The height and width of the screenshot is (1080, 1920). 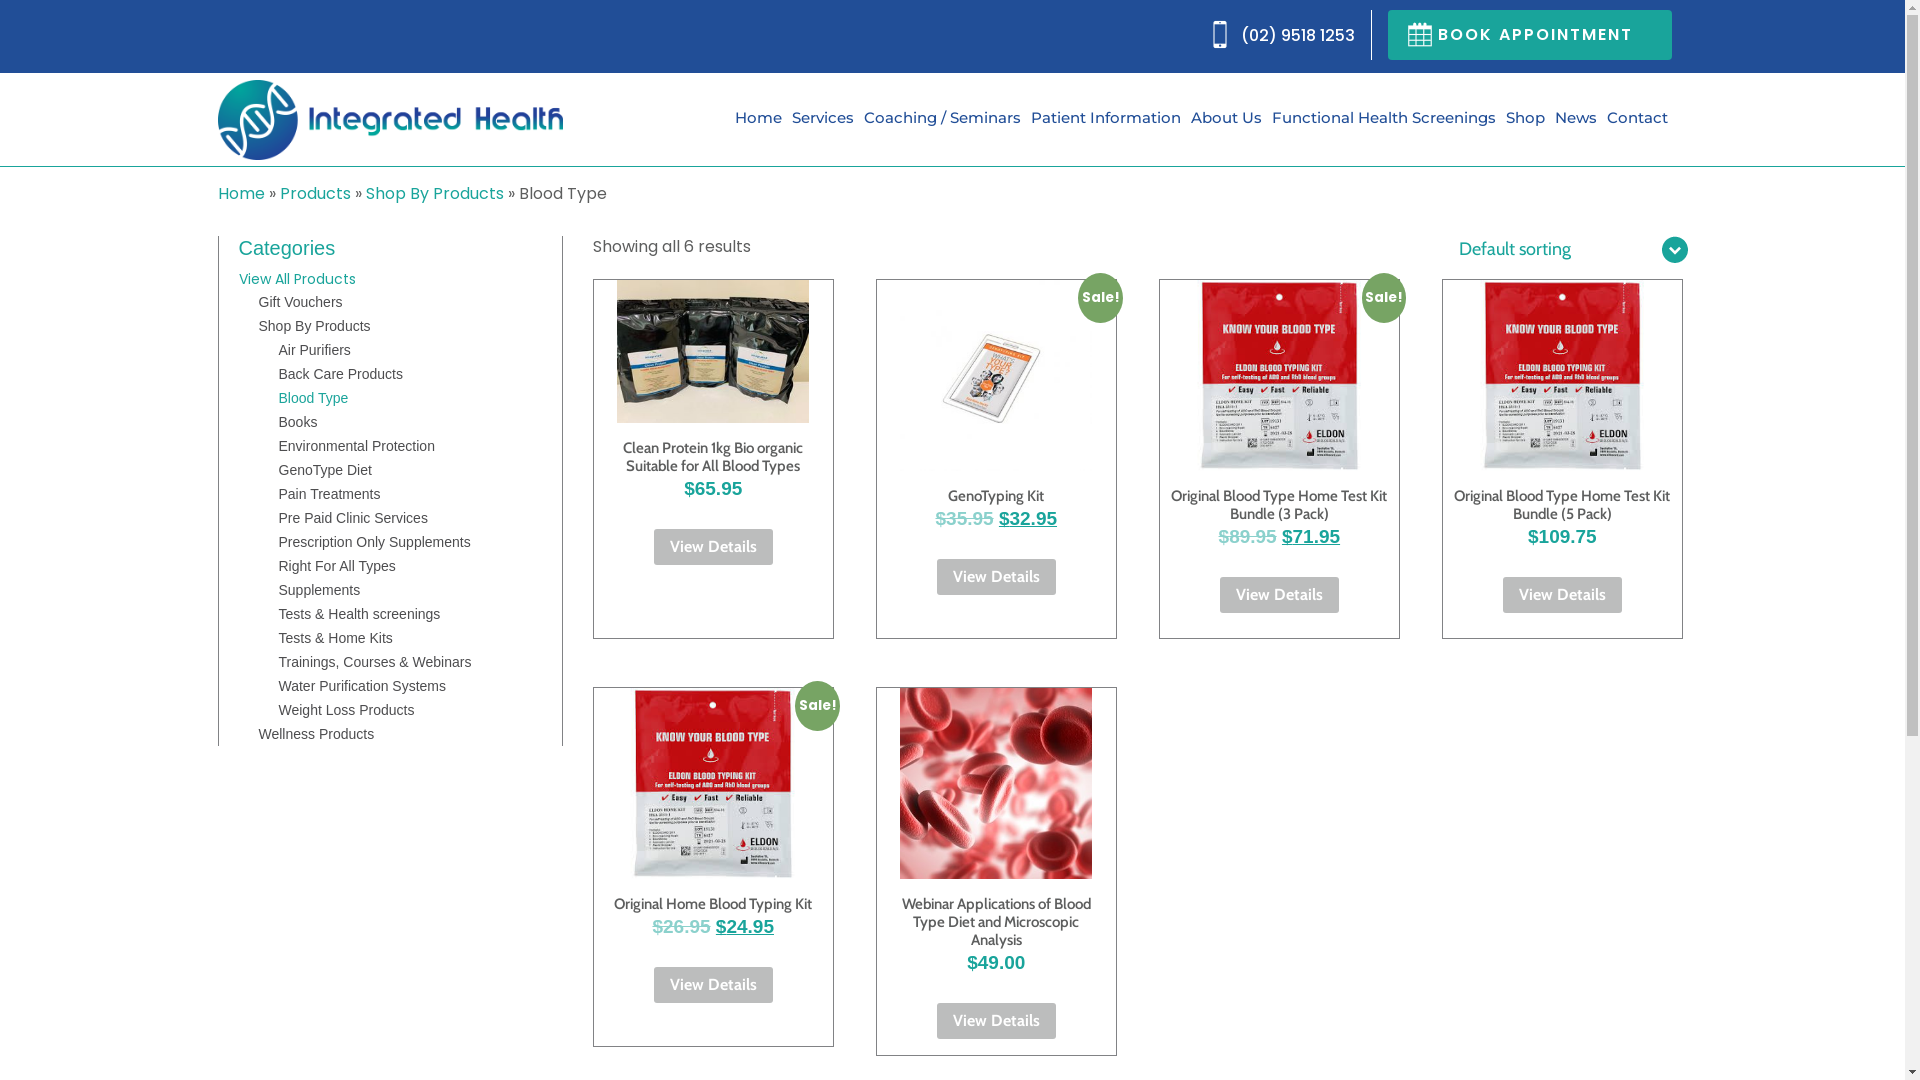 I want to click on 'Books', so click(x=296, y=420).